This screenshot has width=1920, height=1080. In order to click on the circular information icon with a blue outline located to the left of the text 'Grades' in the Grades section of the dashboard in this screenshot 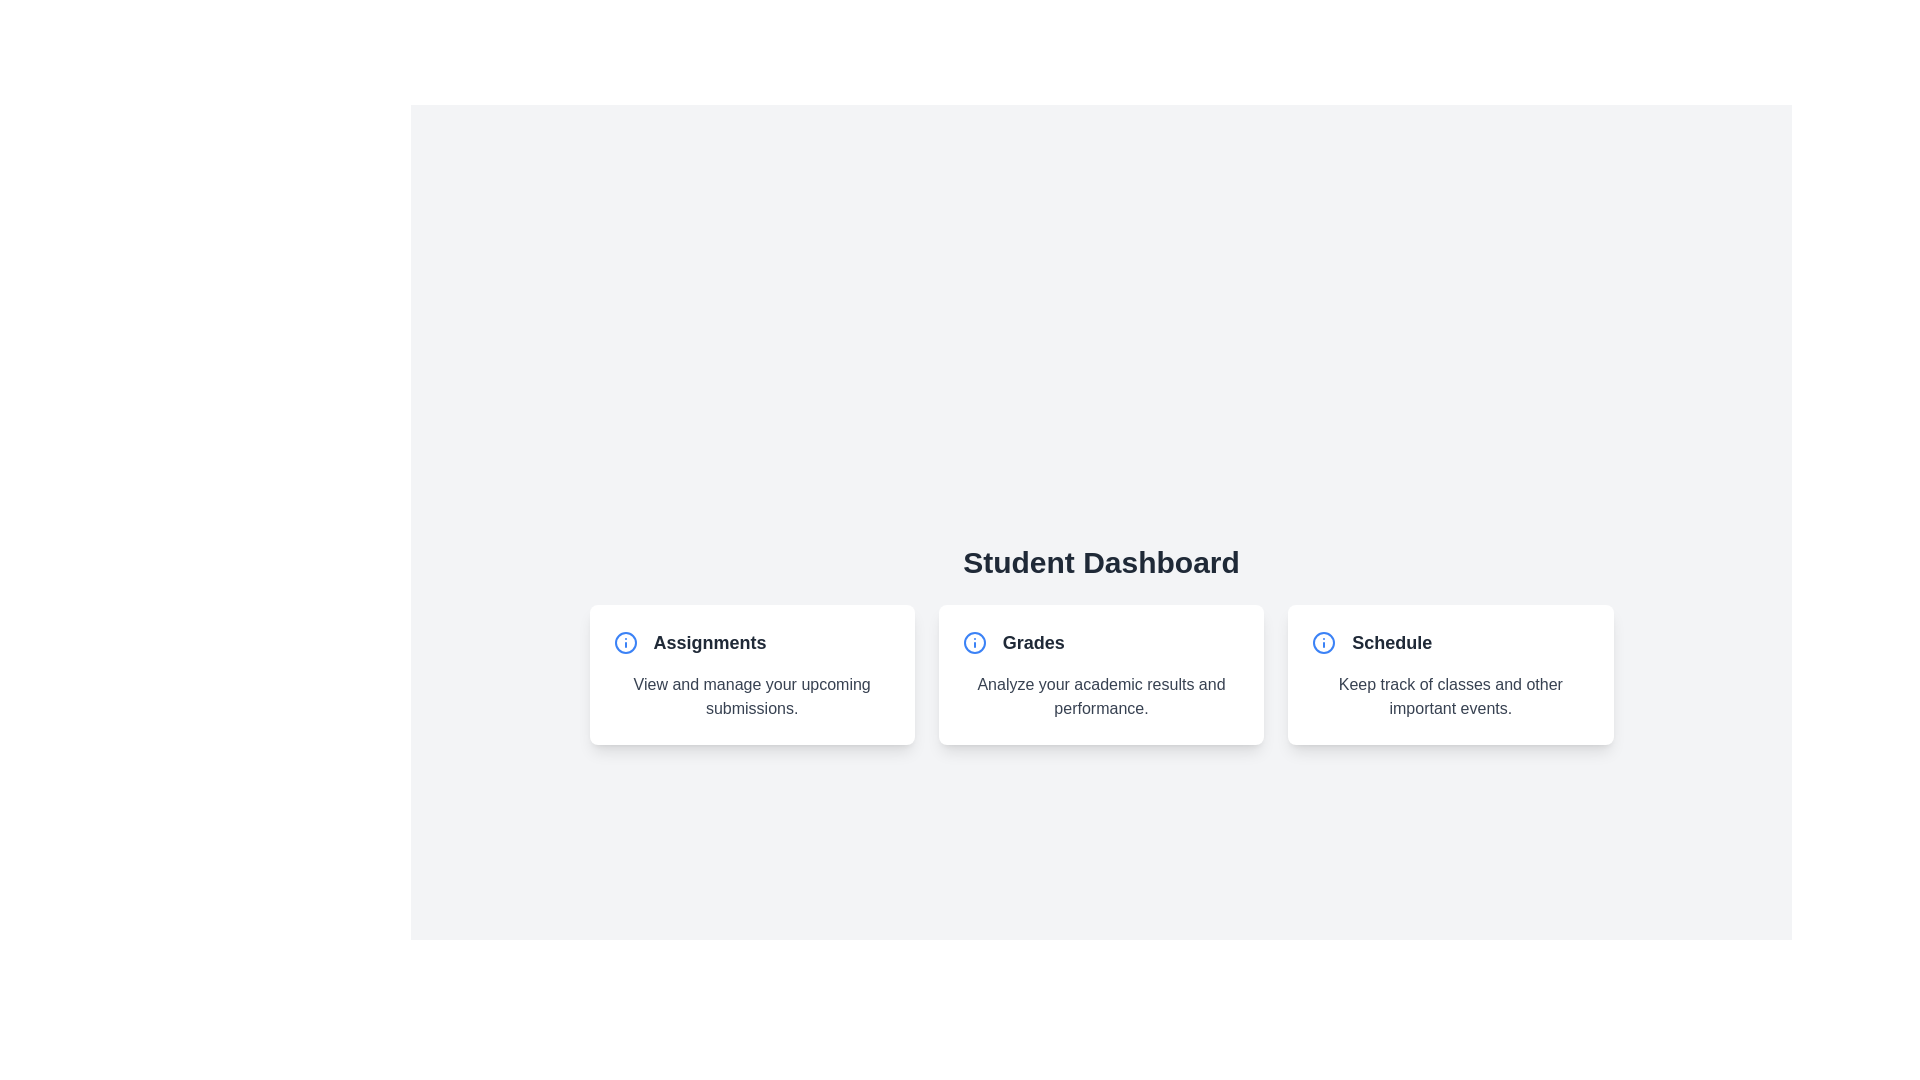, I will do `click(974, 643)`.